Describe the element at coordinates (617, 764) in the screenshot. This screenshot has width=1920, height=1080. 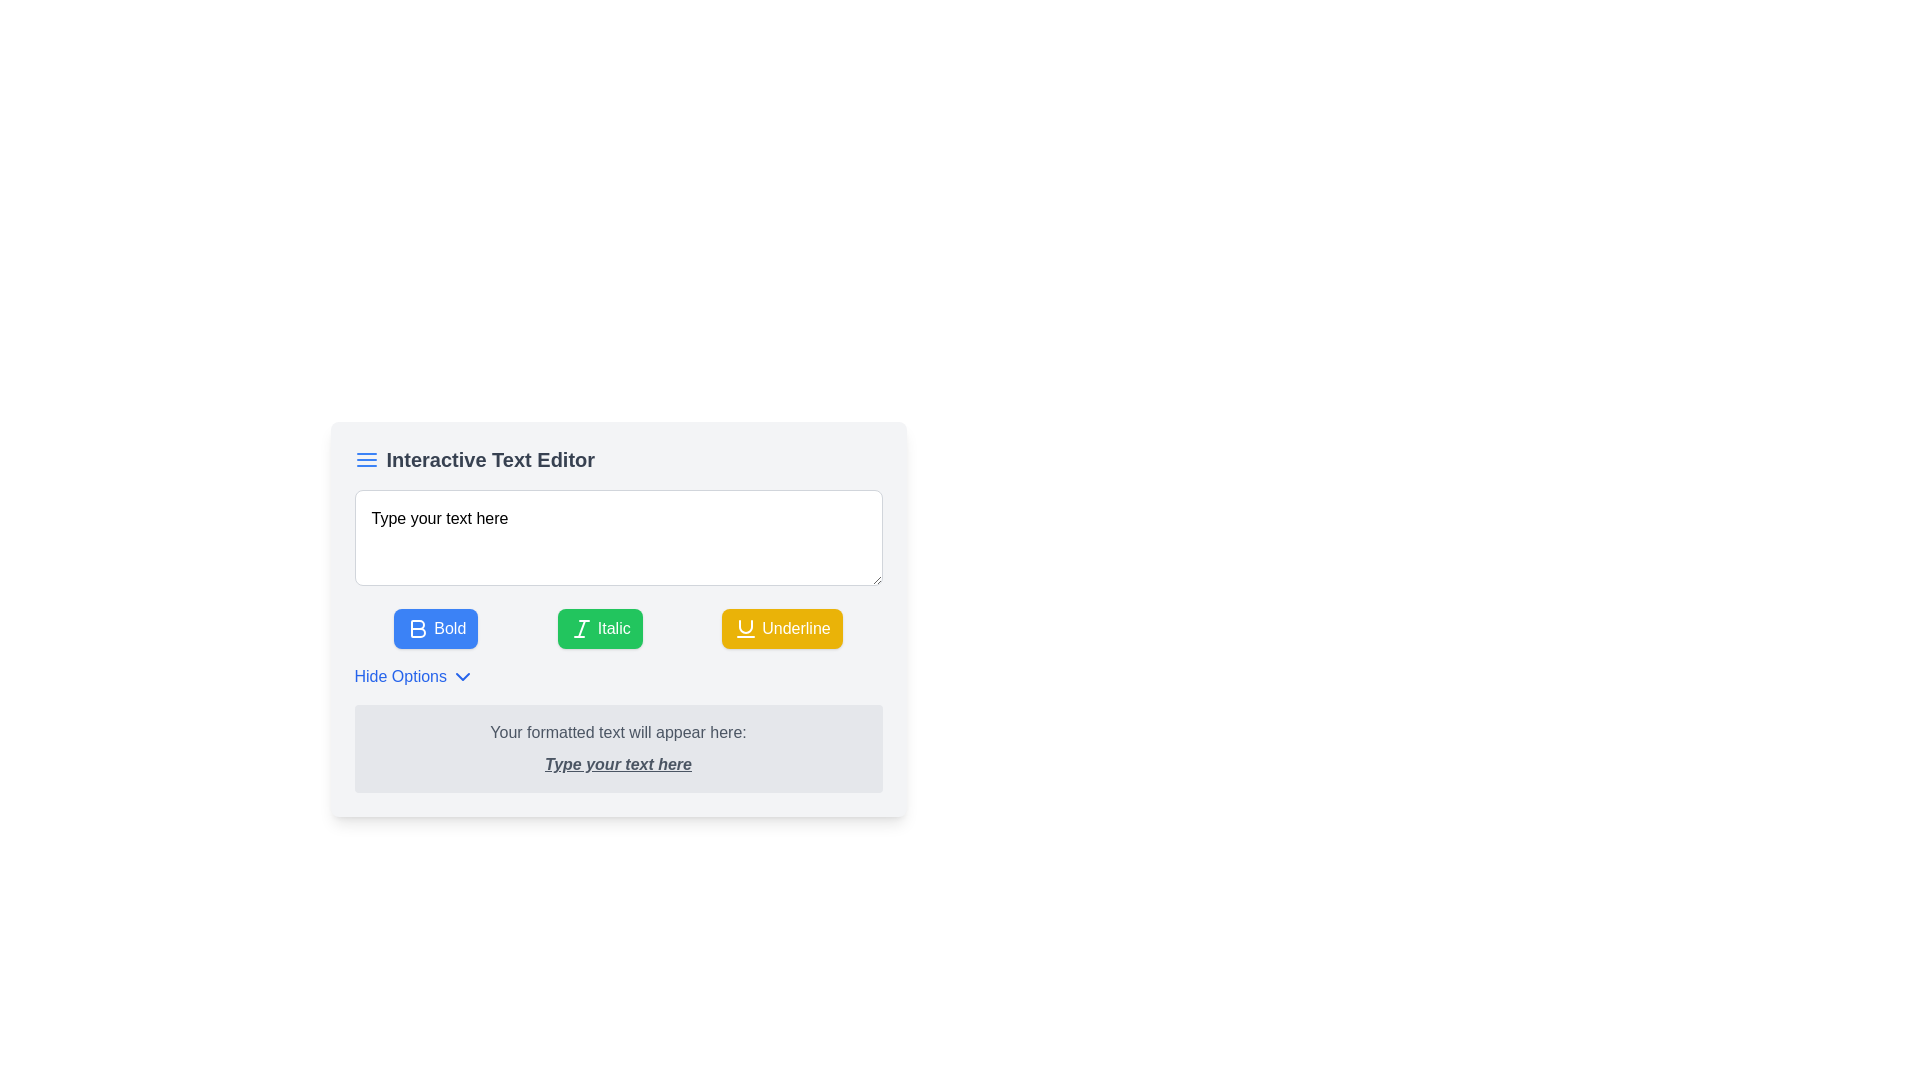
I see `the text display element styled with italic, bold, and underline formatting that contains the content 'Type your text here', located below the label 'Your formatted text will appear here:'` at that location.